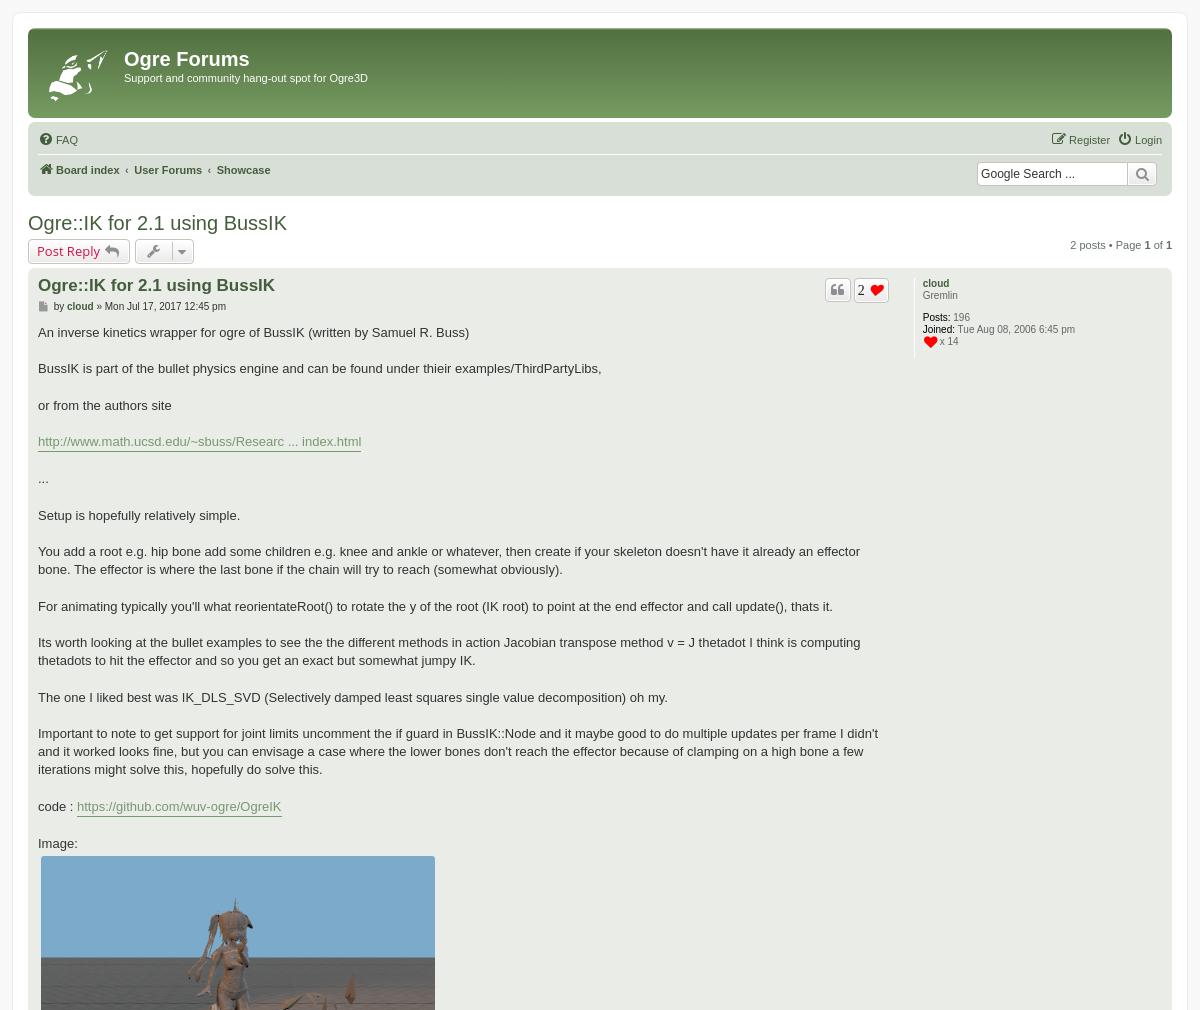 The height and width of the screenshot is (1010, 1200). What do you see at coordinates (435, 604) in the screenshot?
I see `'For animating typically you'll what reorientateRoot() to rotate the y of the root (IK root) to point at the end effector and call update(), thats it.'` at bounding box center [435, 604].